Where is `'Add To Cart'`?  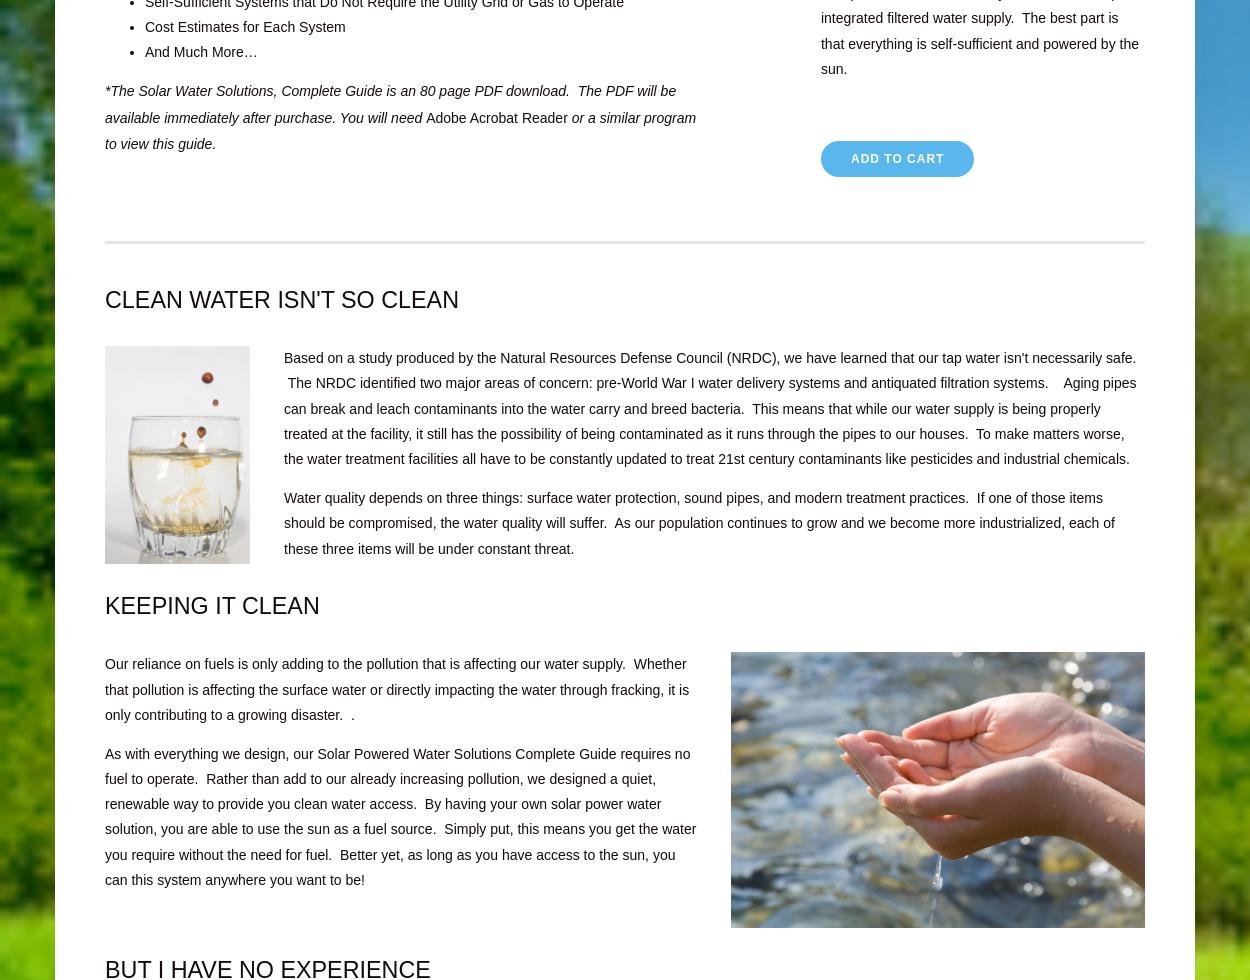
'Add To Cart' is located at coordinates (897, 158).